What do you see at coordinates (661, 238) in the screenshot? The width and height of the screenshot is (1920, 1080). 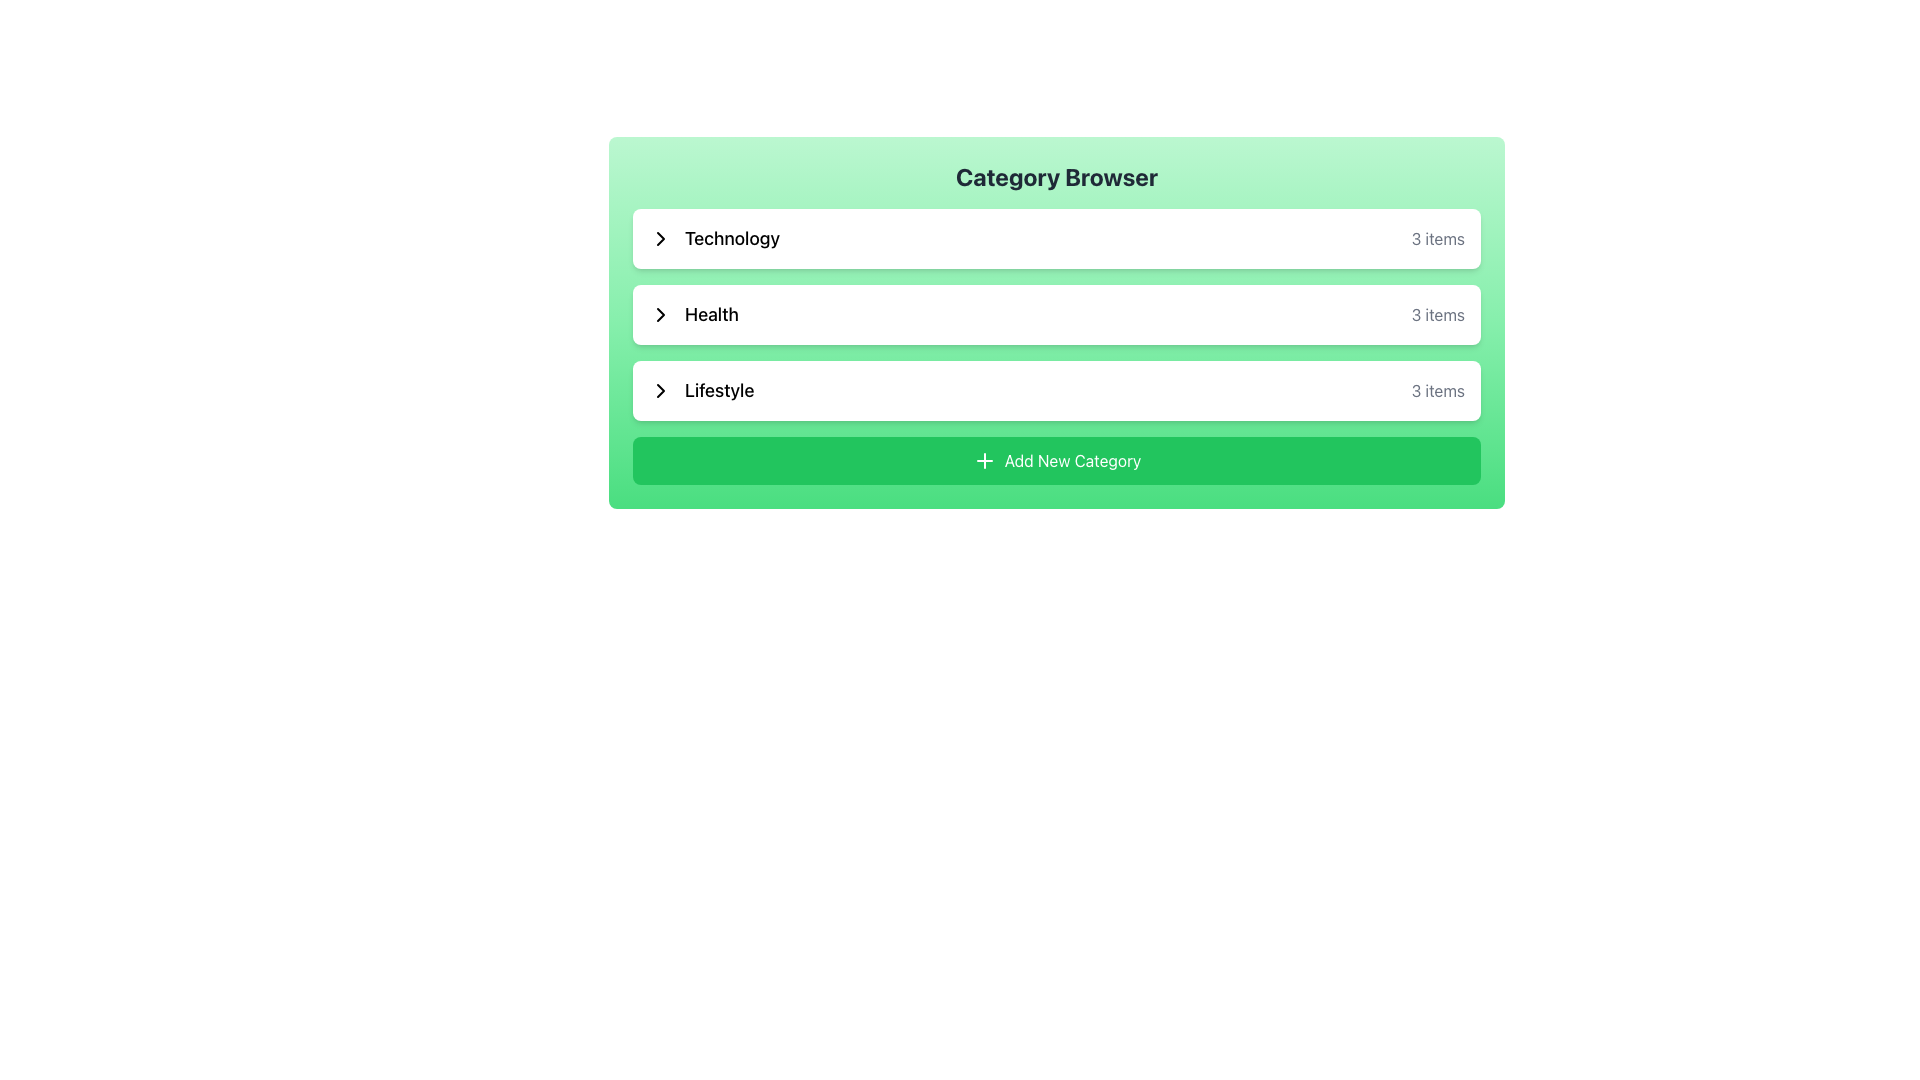 I see `the right-pointing chevron arrow icon` at bounding box center [661, 238].